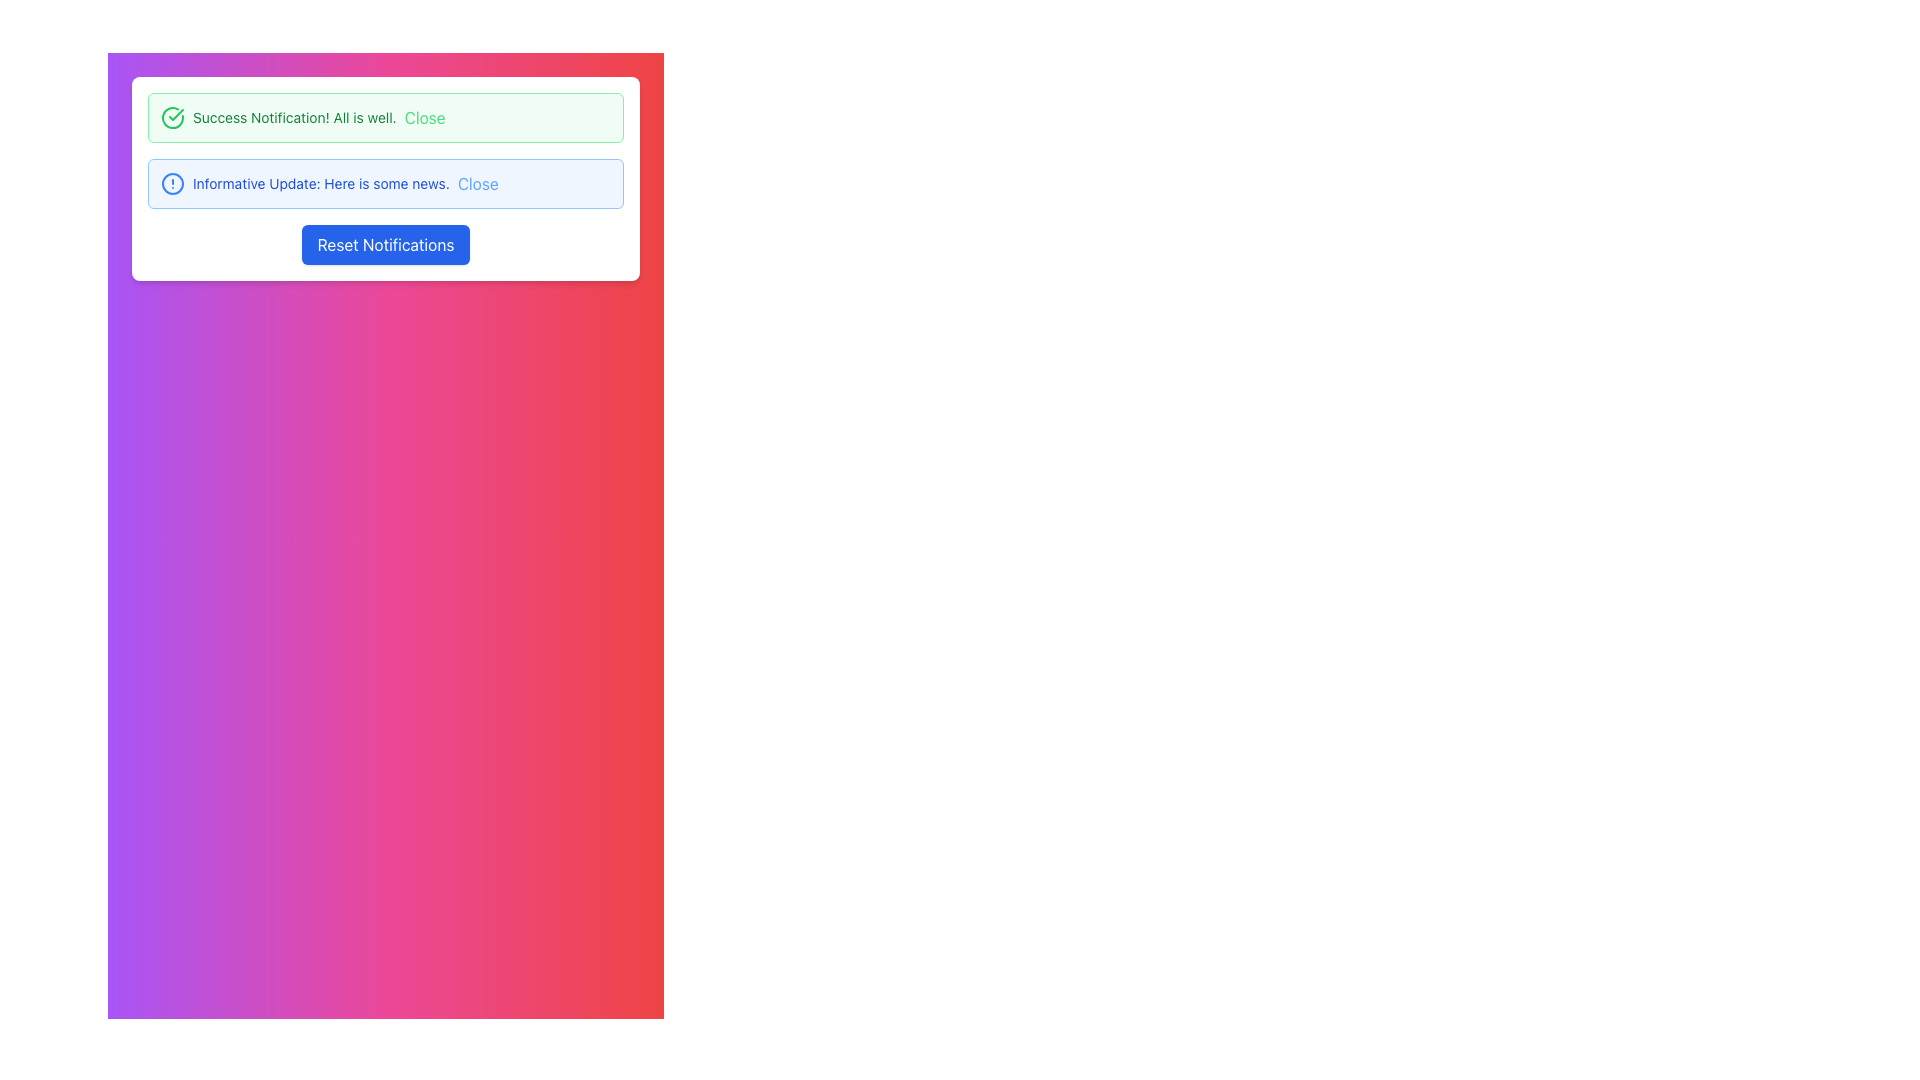  Describe the element at coordinates (477, 184) in the screenshot. I see `the 'Close' button` at that location.